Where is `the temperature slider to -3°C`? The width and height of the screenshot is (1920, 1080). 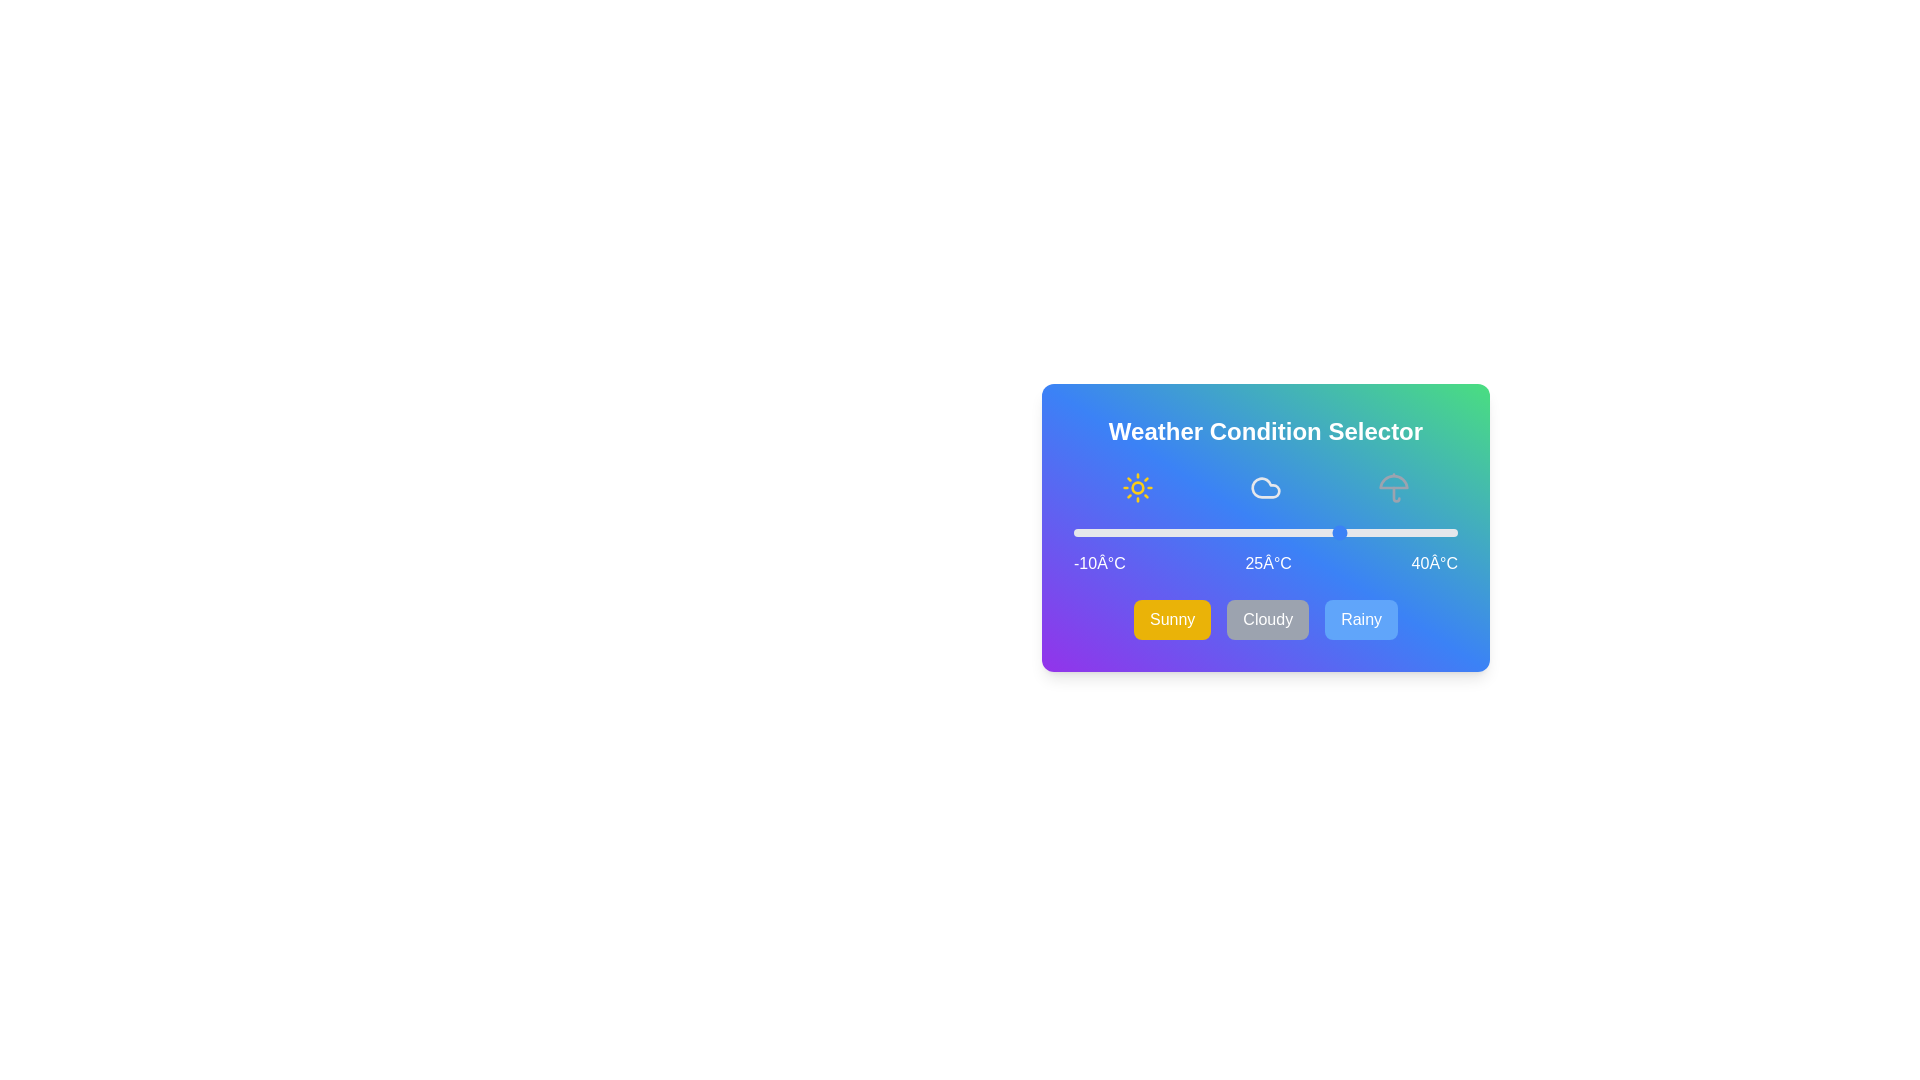
the temperature slider to -3°C is located at coordinates (1127, 531).